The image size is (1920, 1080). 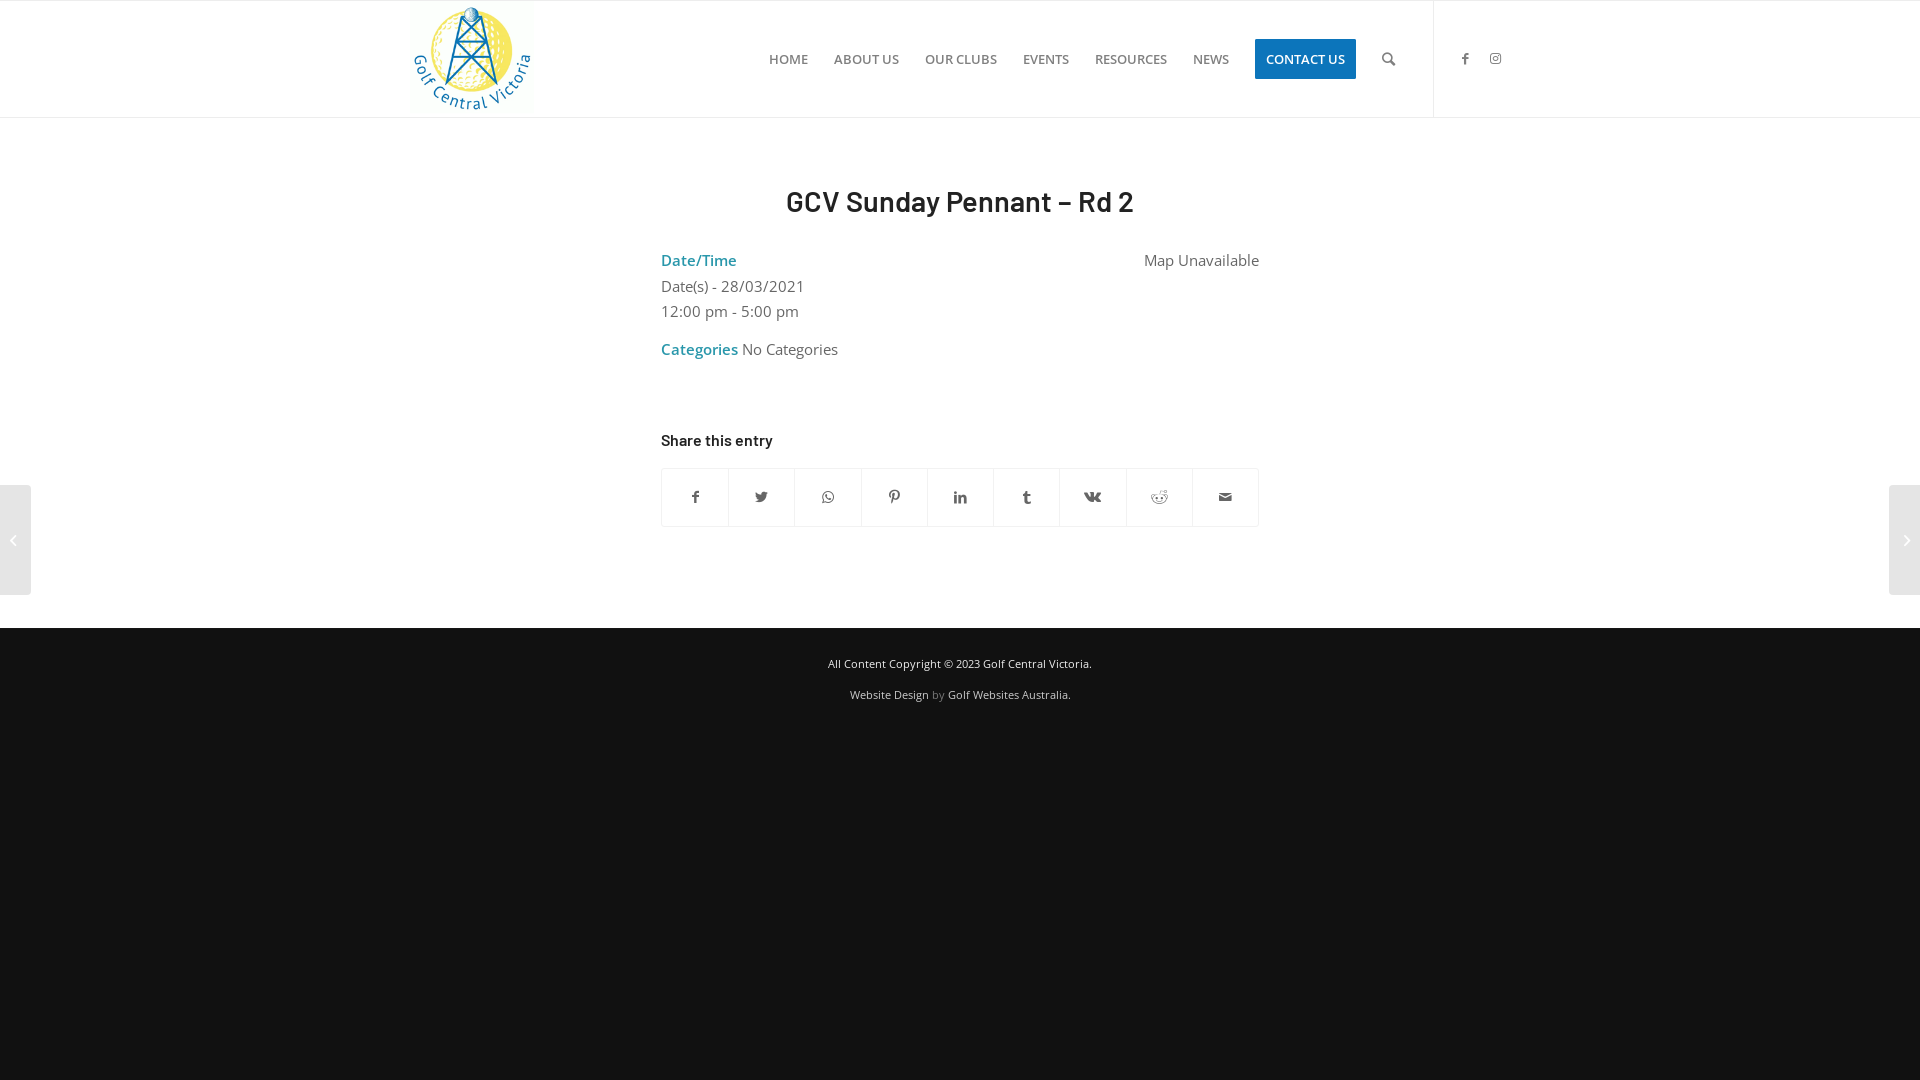 What do you see at coordinates (1479, 56) in the screenshot?
I see `'Instagram'` at bounding box center [1479, 56].